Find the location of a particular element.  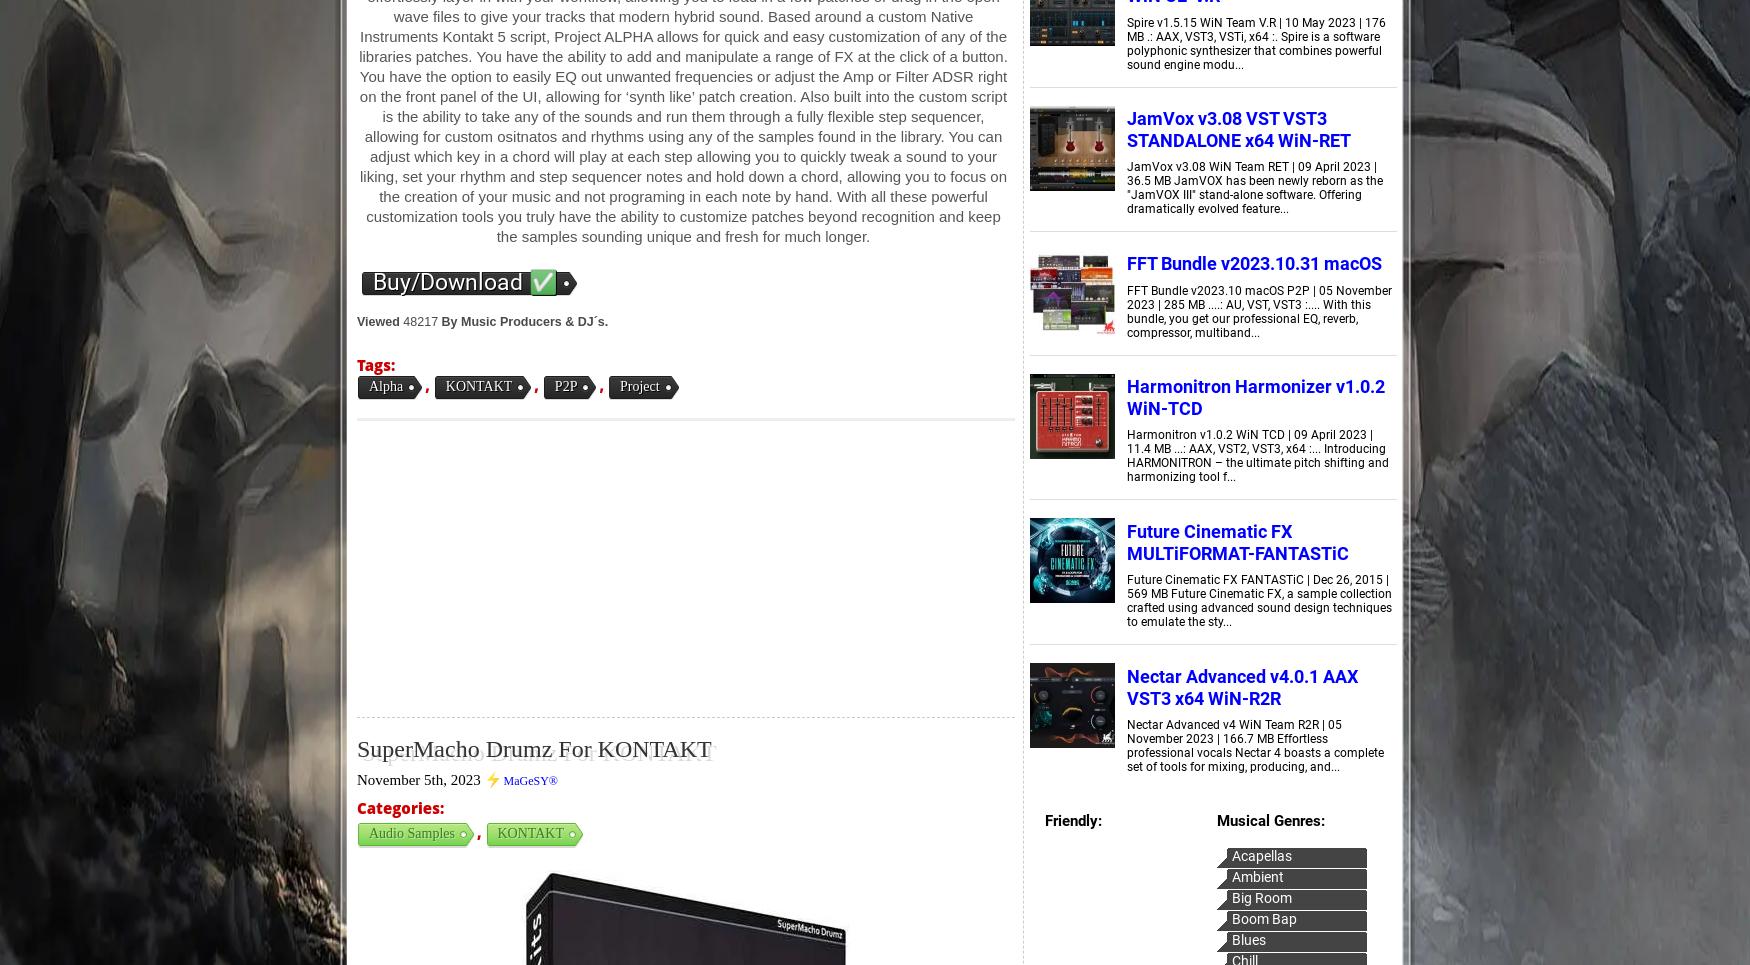

'48217' is located at coordinates (419, 321).